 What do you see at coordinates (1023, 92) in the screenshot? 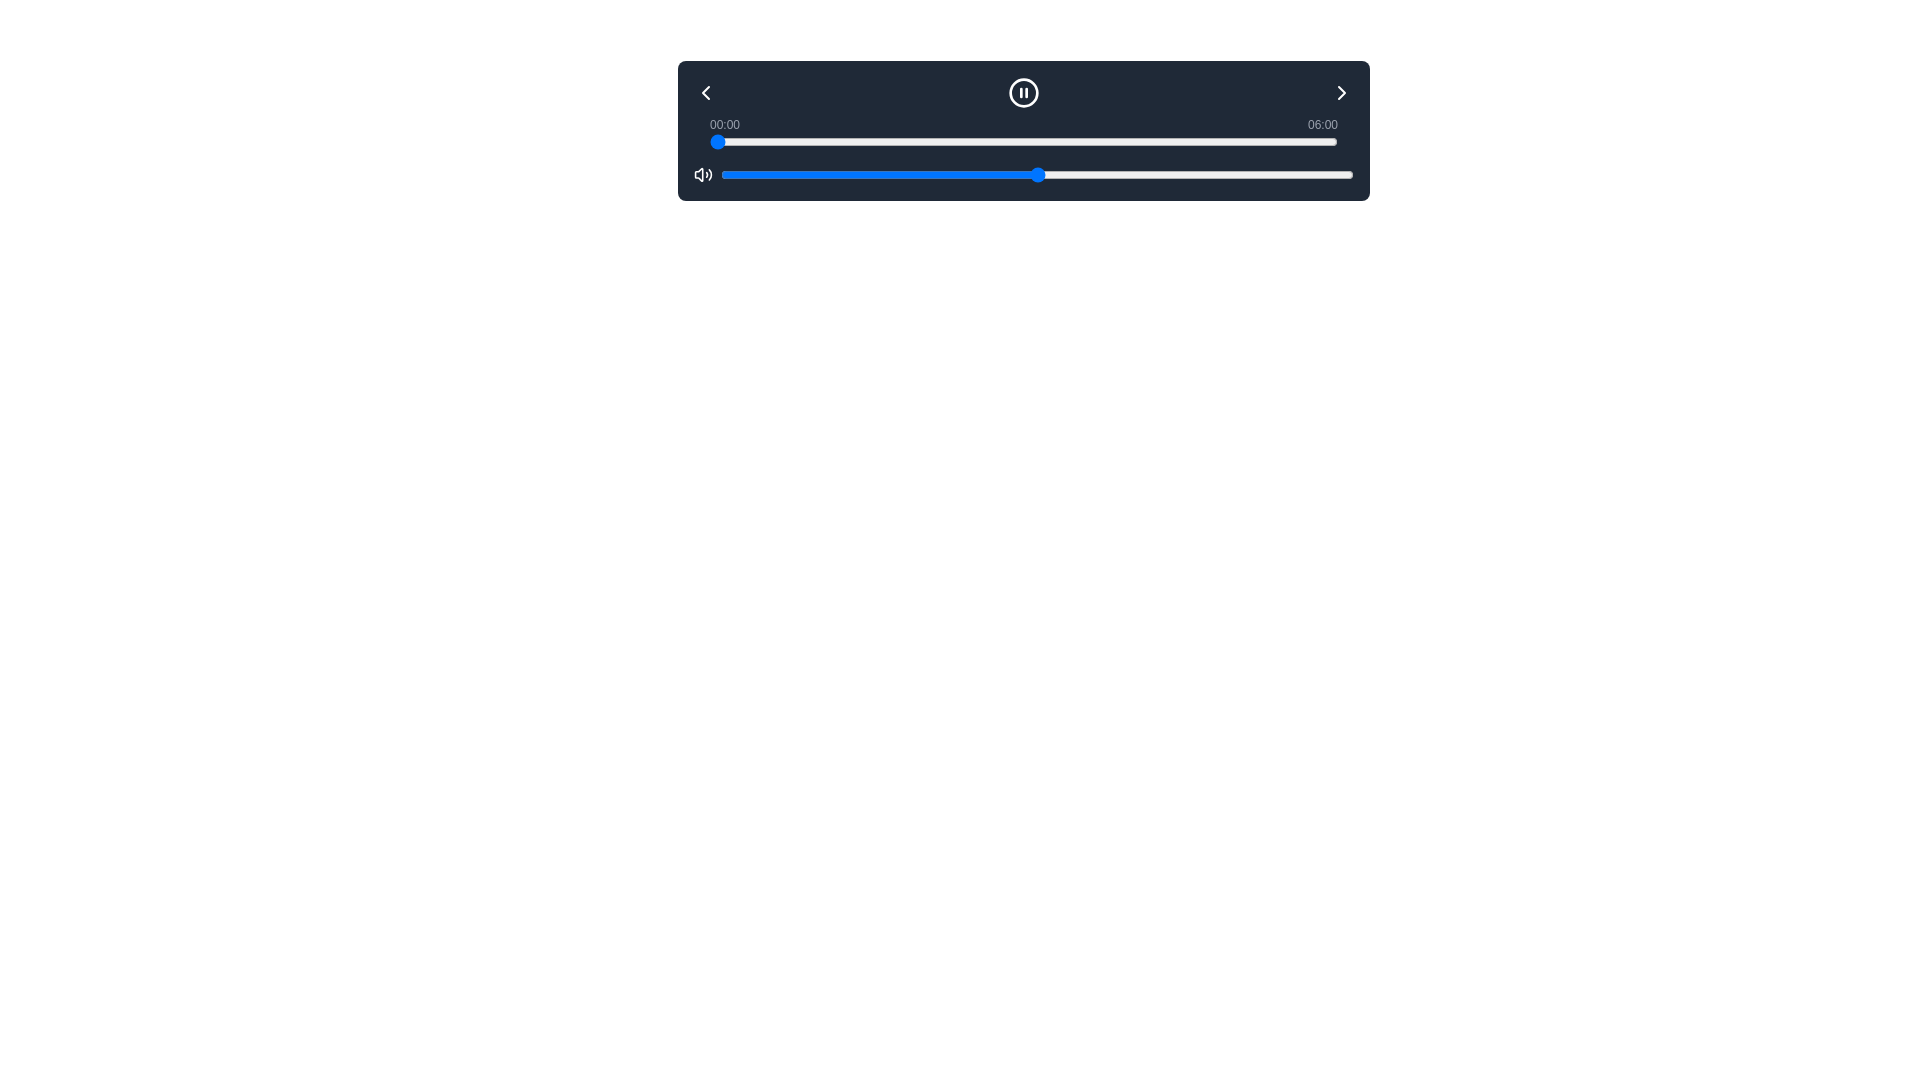
I see `the central pause icon of the media control group` at bounding box center [1023, 92].